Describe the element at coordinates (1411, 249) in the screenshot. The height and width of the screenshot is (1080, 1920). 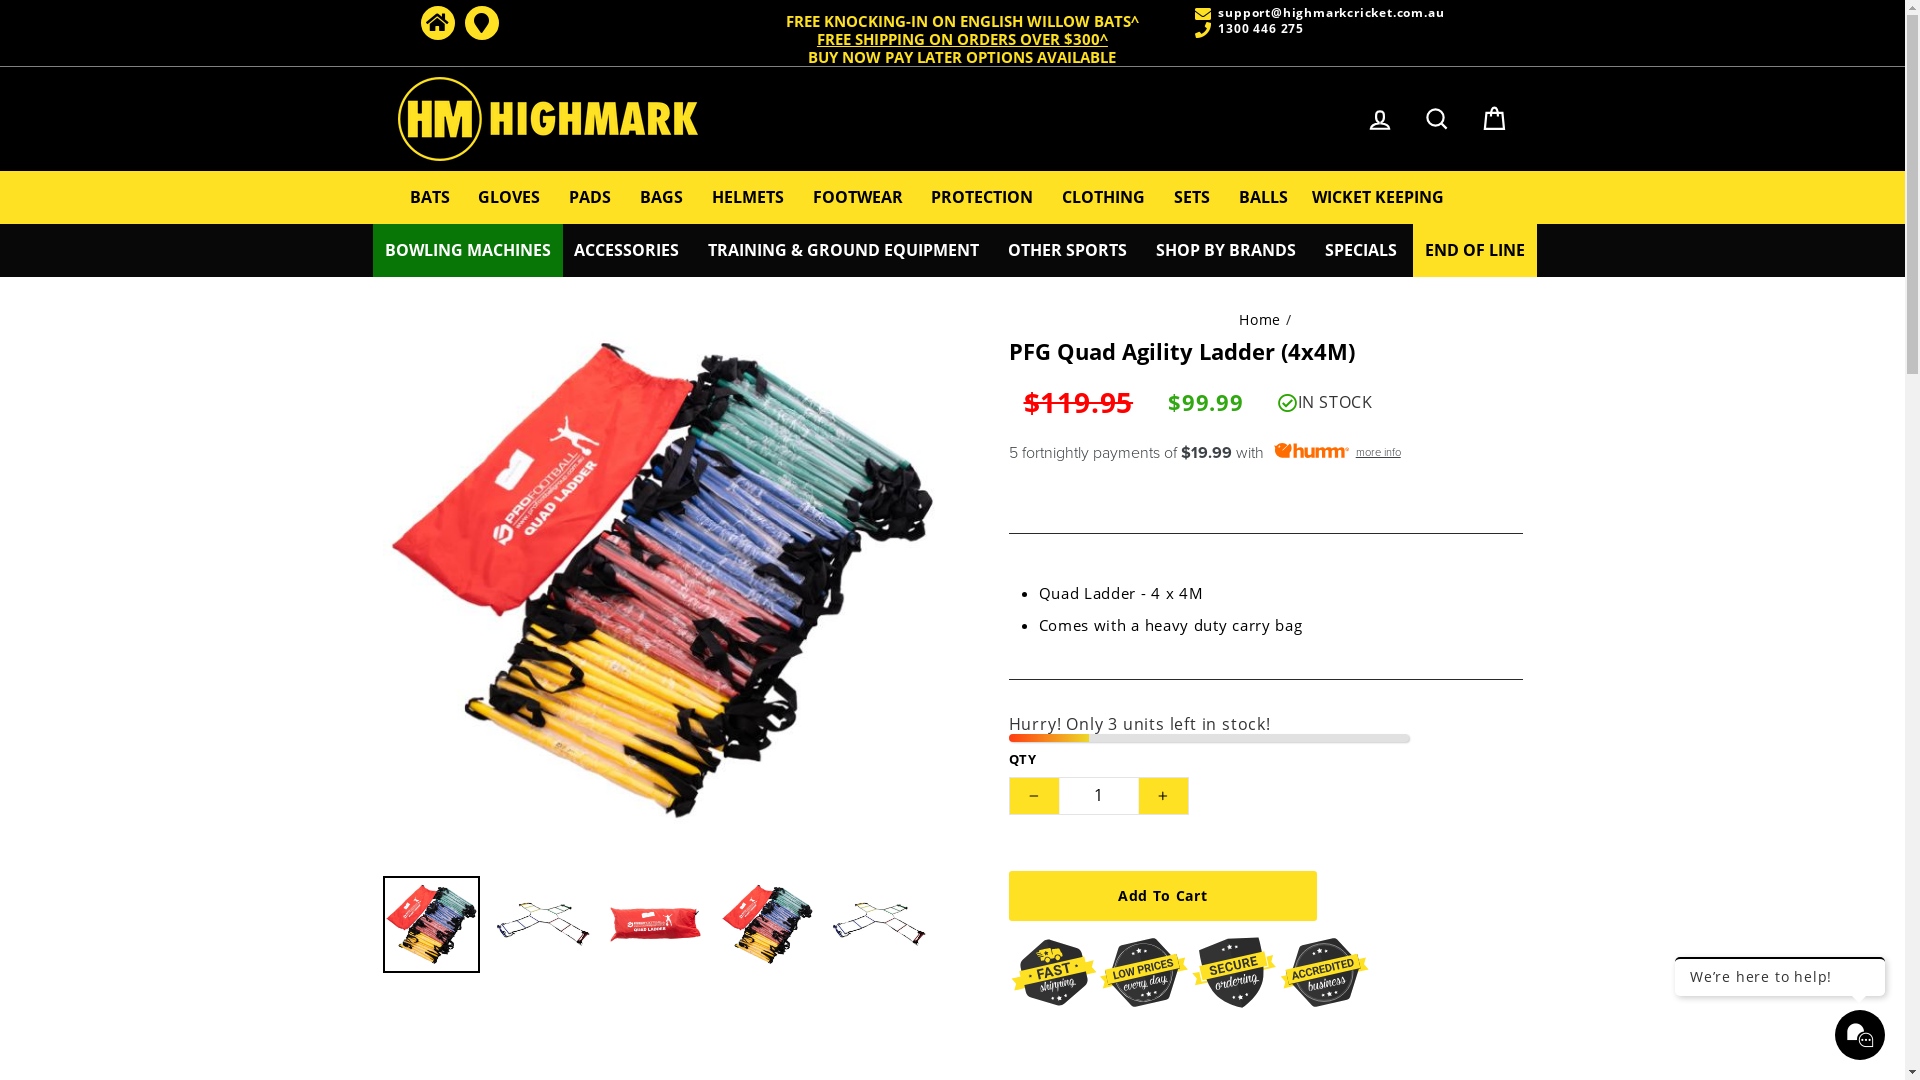
I see `'END OF LINE'` at that location.